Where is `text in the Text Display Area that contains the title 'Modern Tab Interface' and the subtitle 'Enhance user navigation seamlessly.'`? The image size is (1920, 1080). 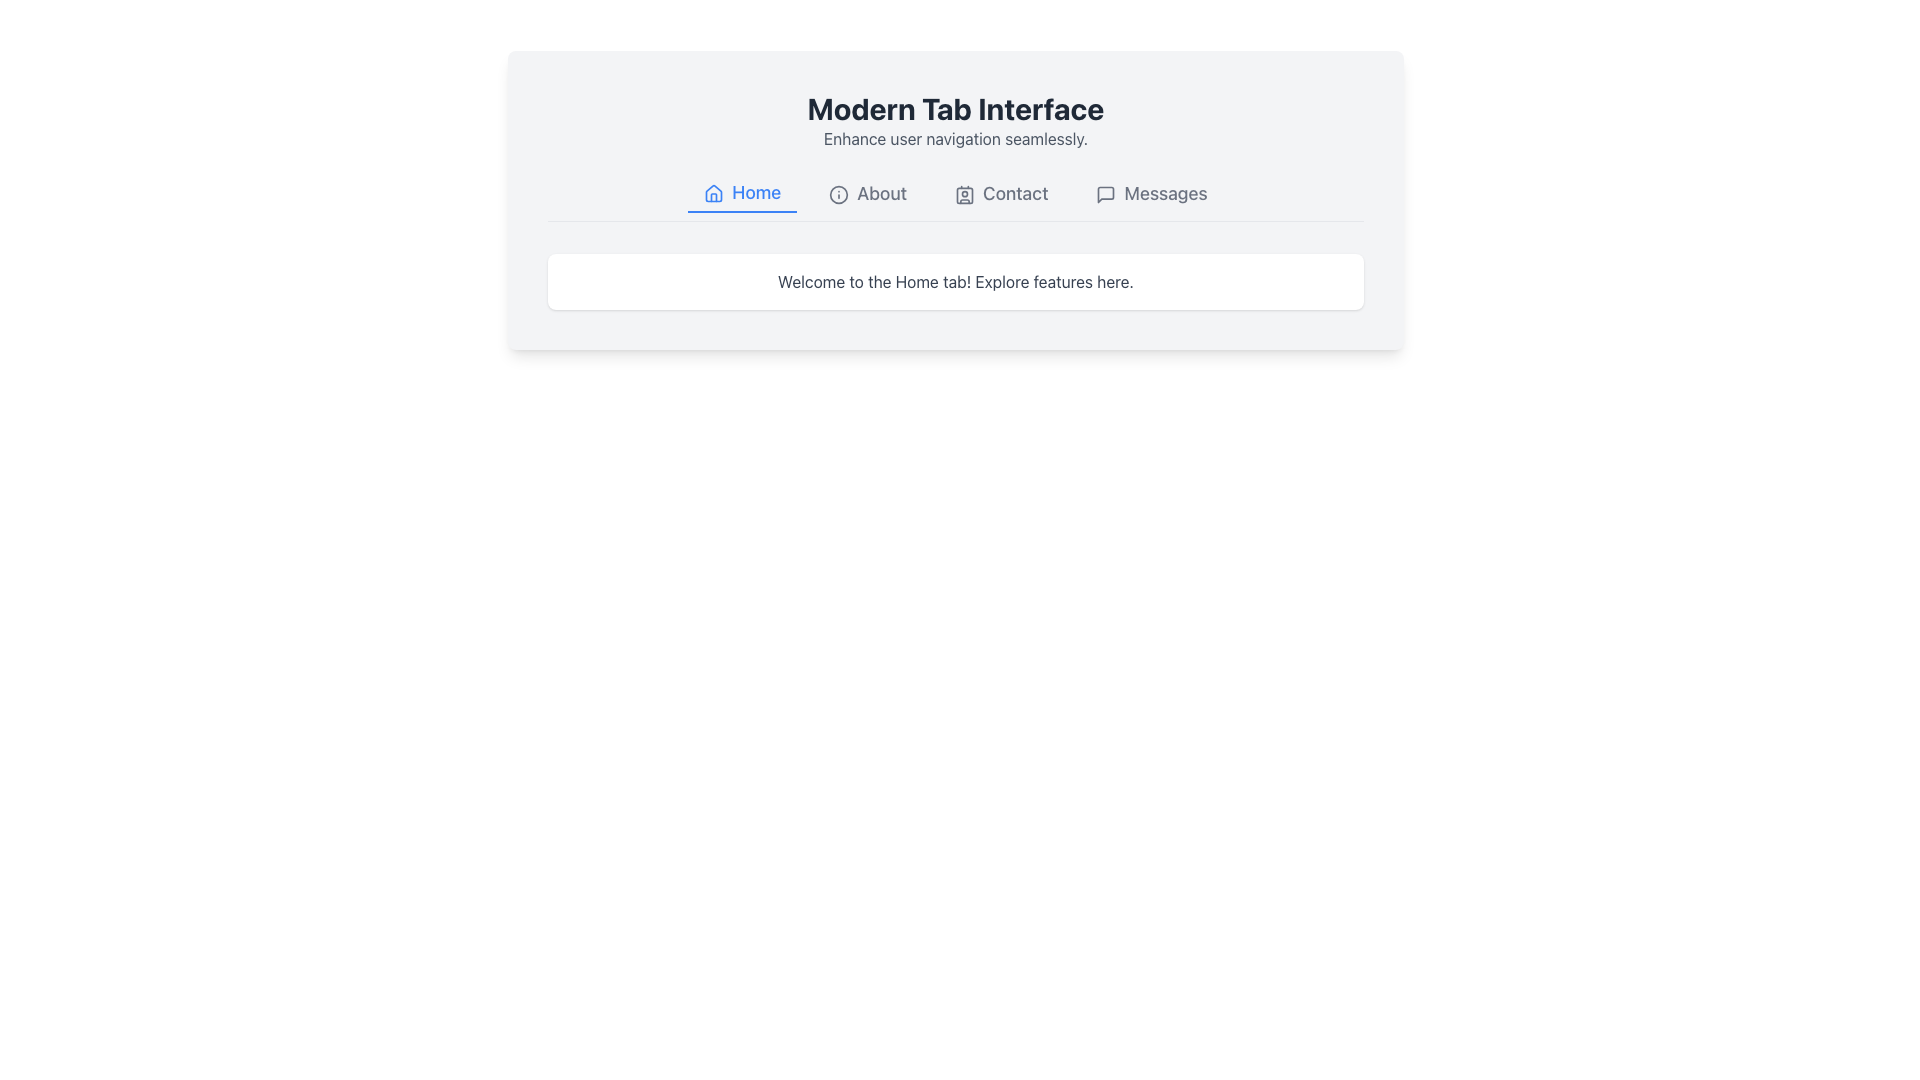
text in the Text Display Area that contains the title 'Modern Tab Interface' and the subtitle 'Enhance user navigation seamlessly.' is located at coordinates (954, 132).